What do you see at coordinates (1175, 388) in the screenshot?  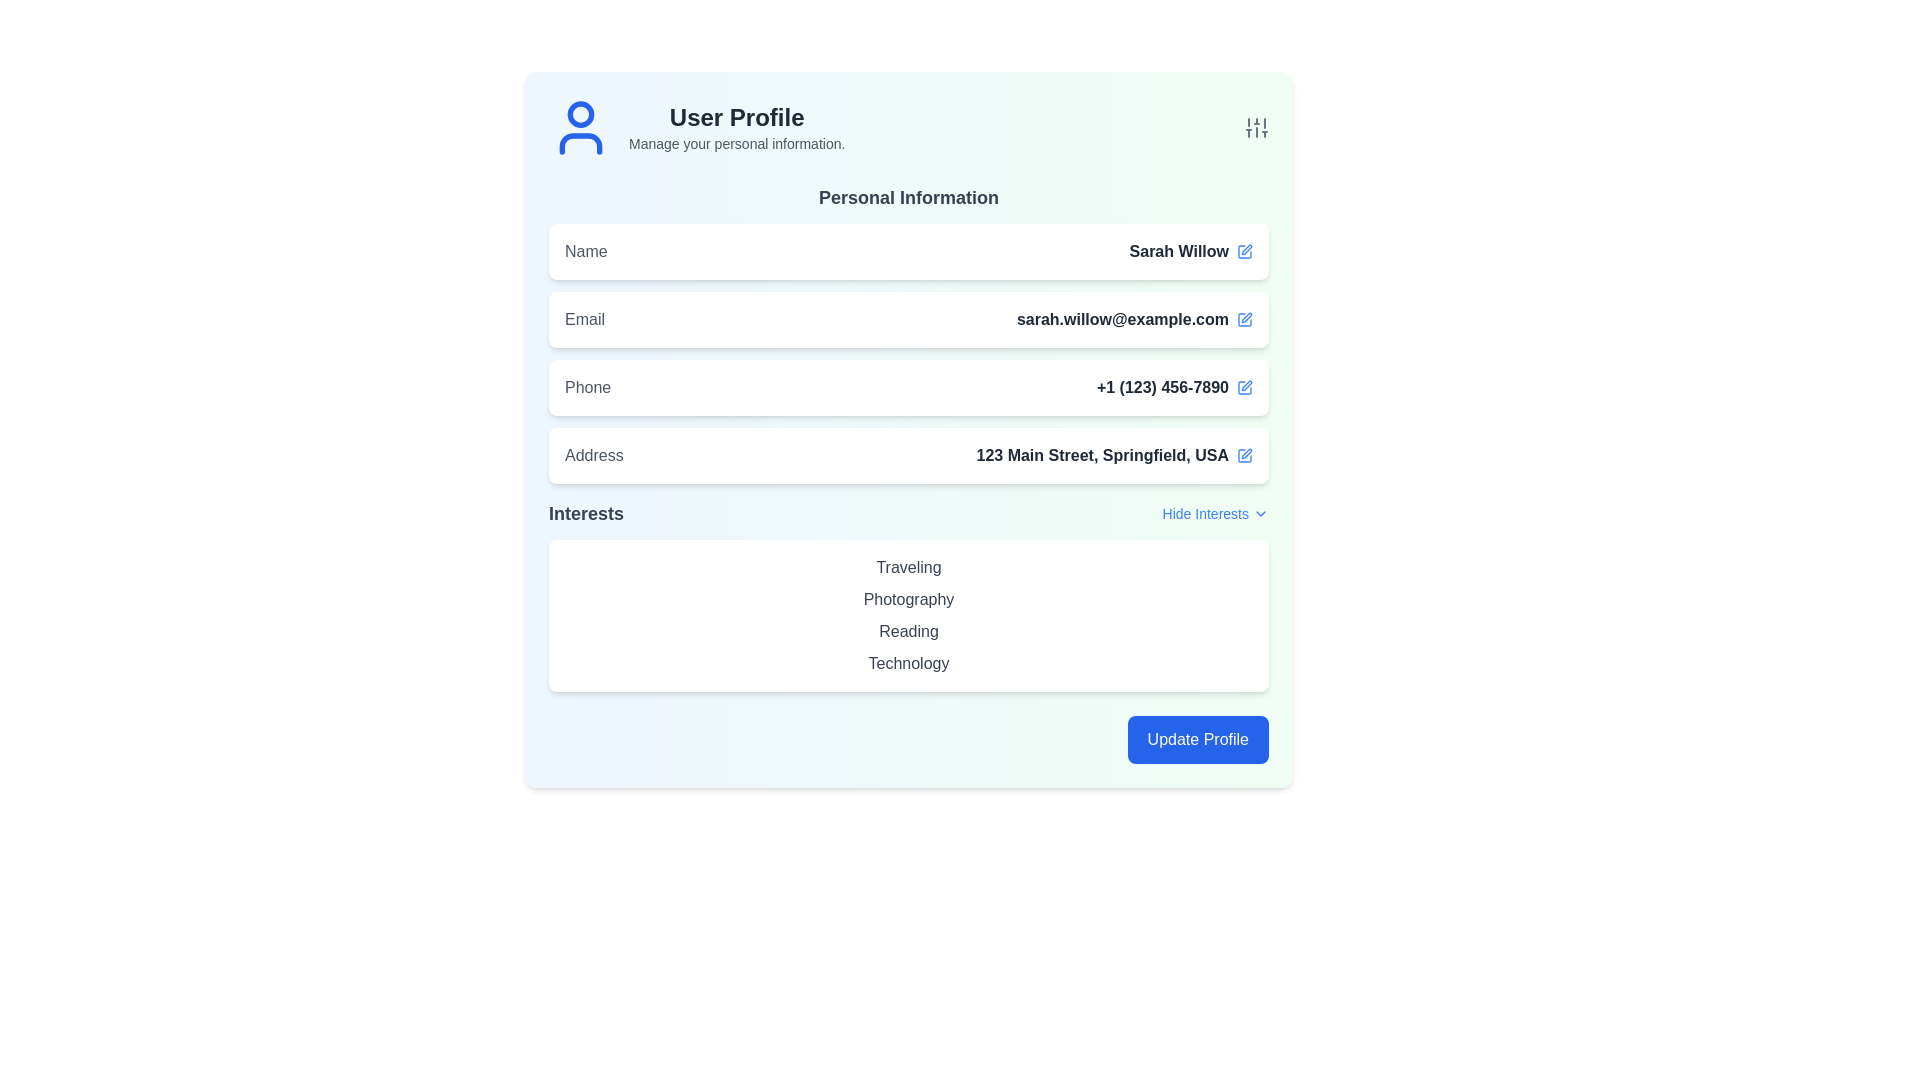 I see `the text display field showing the phone number '+1 (123) 456-7890' located in the 'Phone' section of the user profile` at bounding box center [1175, 388].